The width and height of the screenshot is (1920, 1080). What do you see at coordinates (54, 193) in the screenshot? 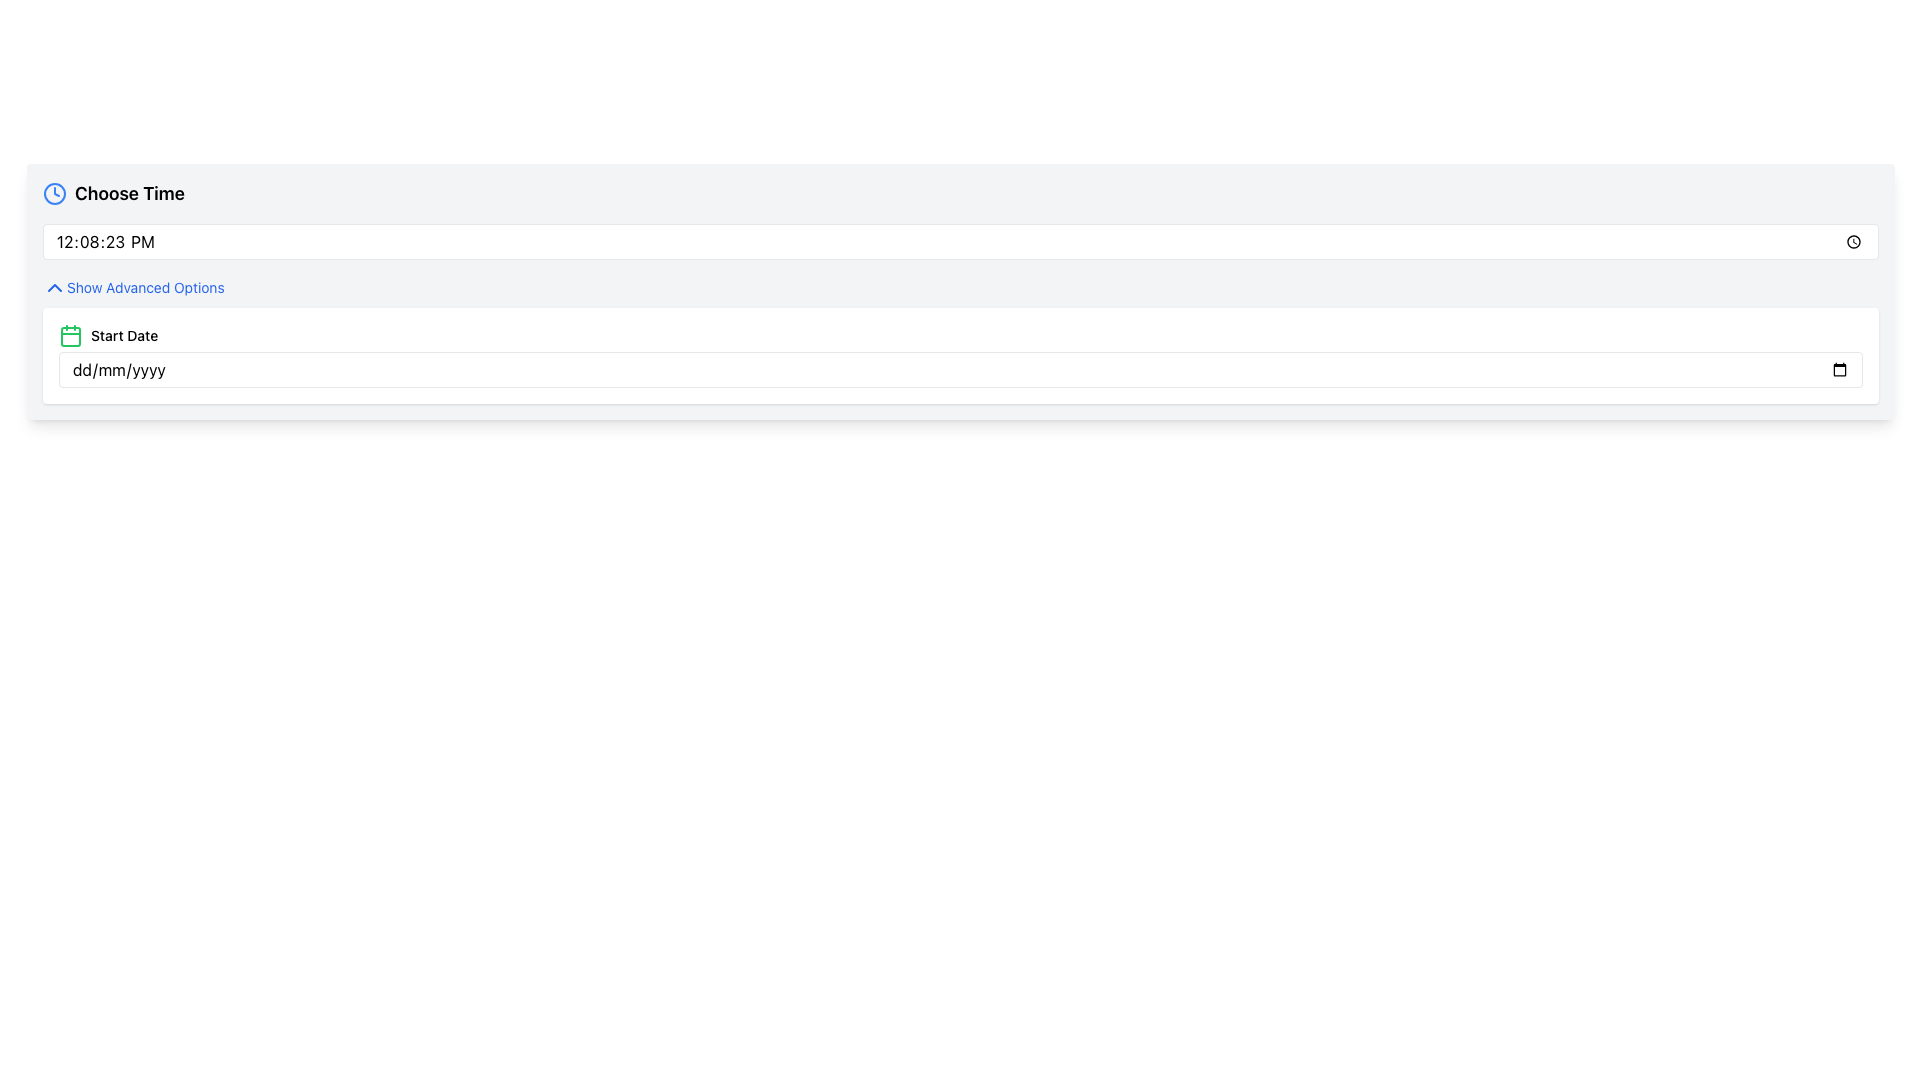
I see `the small, circular clock icon with a blue outline, located to the left of the text 'Choose Time'` at bounding box center [54, 193].